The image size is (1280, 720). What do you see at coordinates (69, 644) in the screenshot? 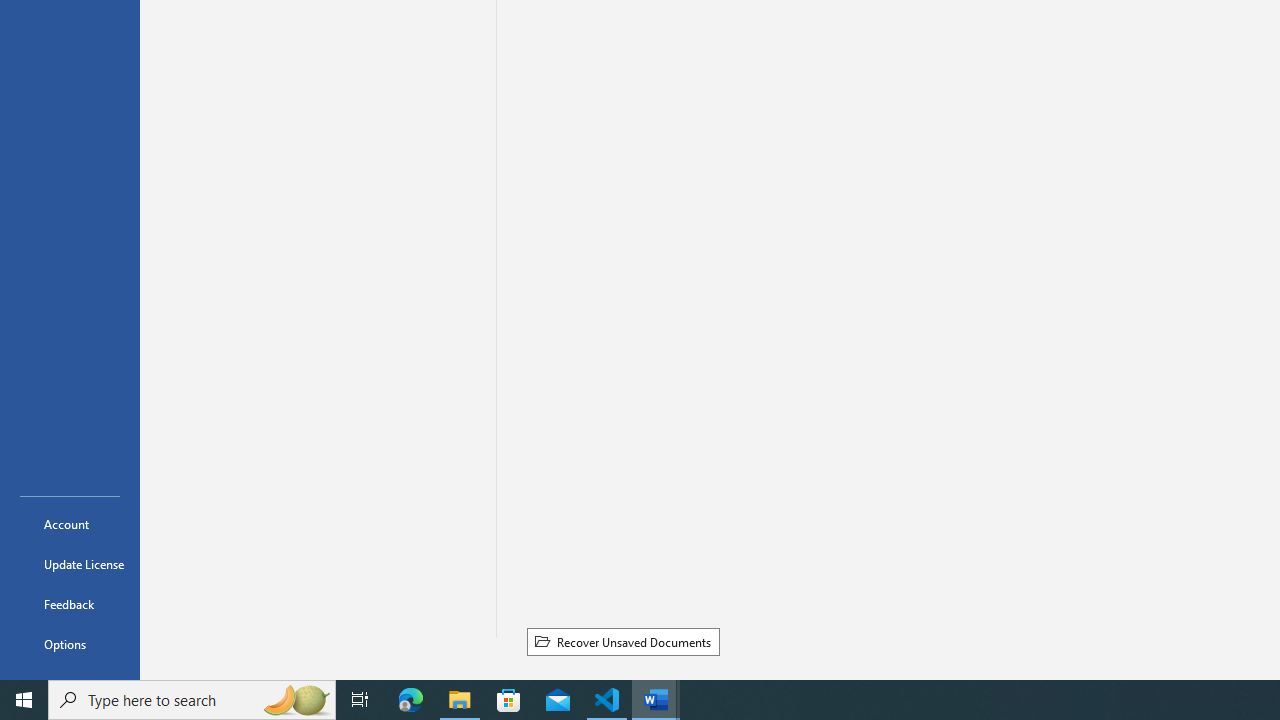
I see `'Options'` at bounding box center [69, 644].